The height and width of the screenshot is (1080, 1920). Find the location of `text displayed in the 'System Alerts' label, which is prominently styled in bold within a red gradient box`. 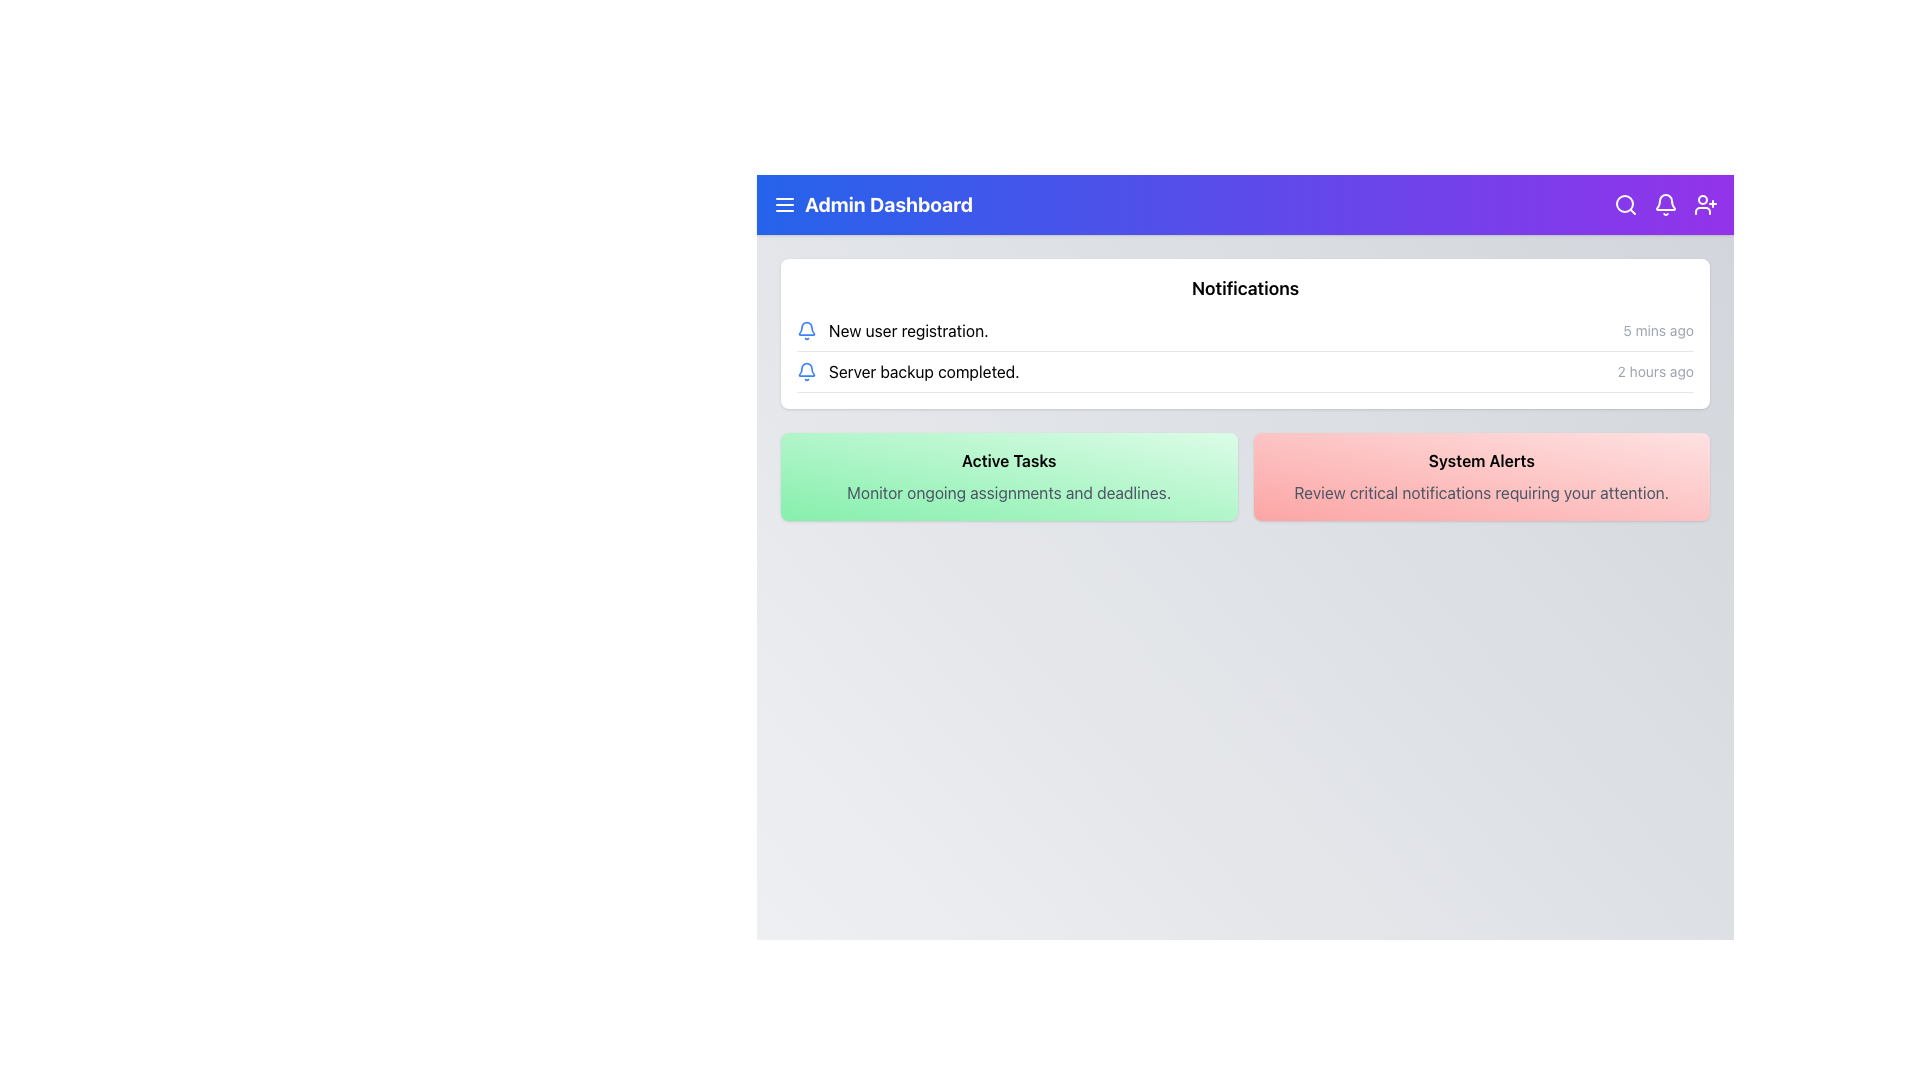

text displayed in the 'System Alerts' label, which is prominently styled in bold within a red gradient box is located at coordinates (1481, 461).